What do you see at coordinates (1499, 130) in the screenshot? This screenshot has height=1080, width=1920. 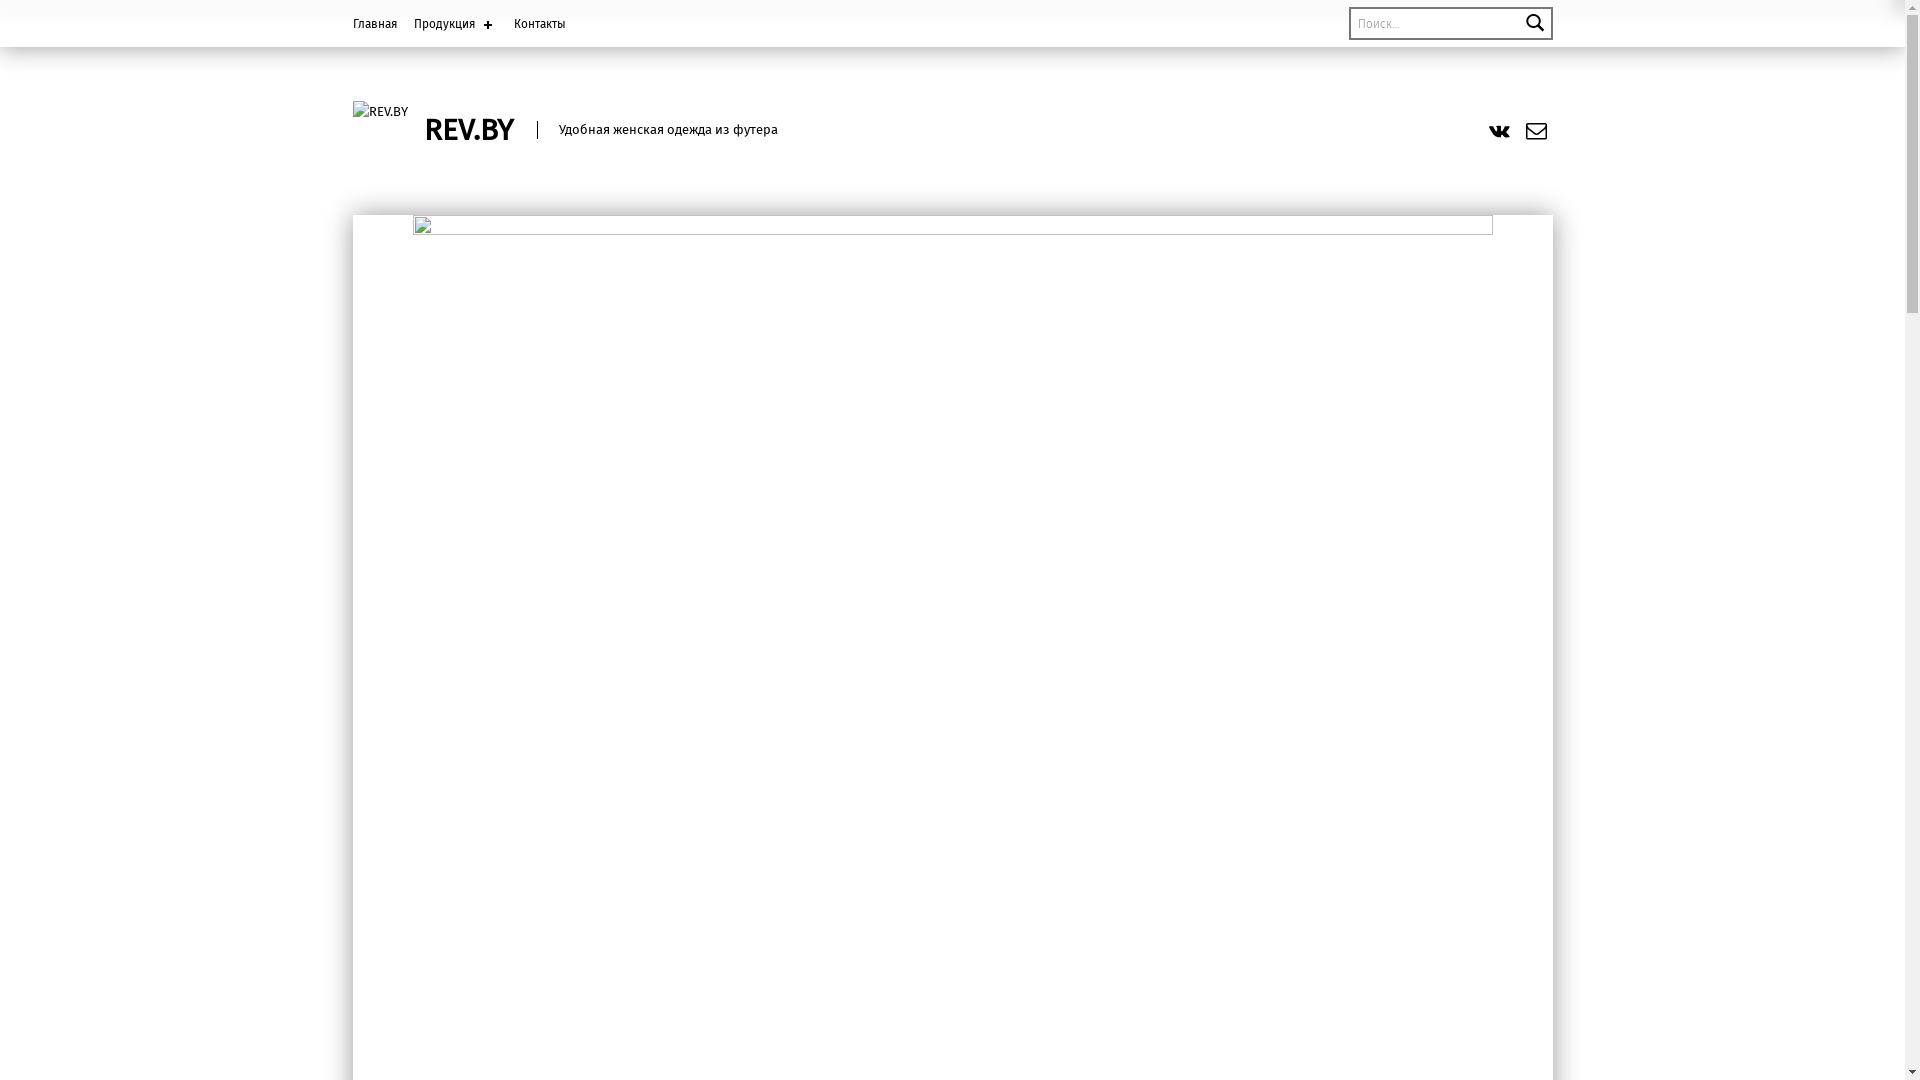 I see `'vk.com'` at bounding box center [1499, 130].